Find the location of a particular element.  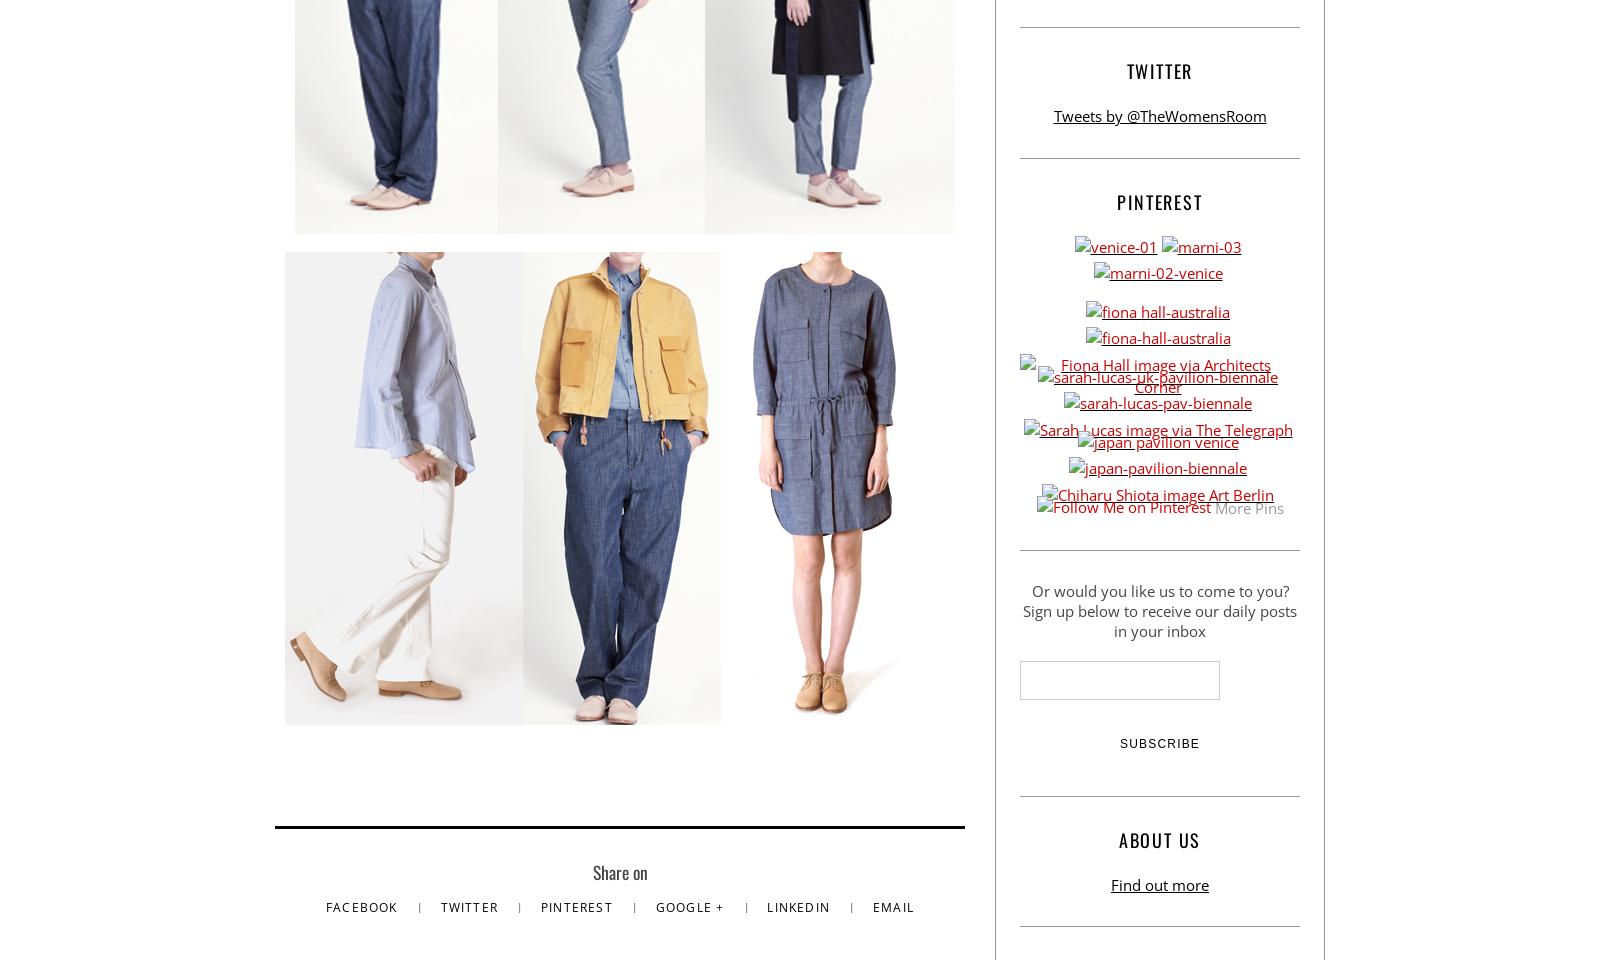

'Find out more' is located at coordinates (1111, 882).